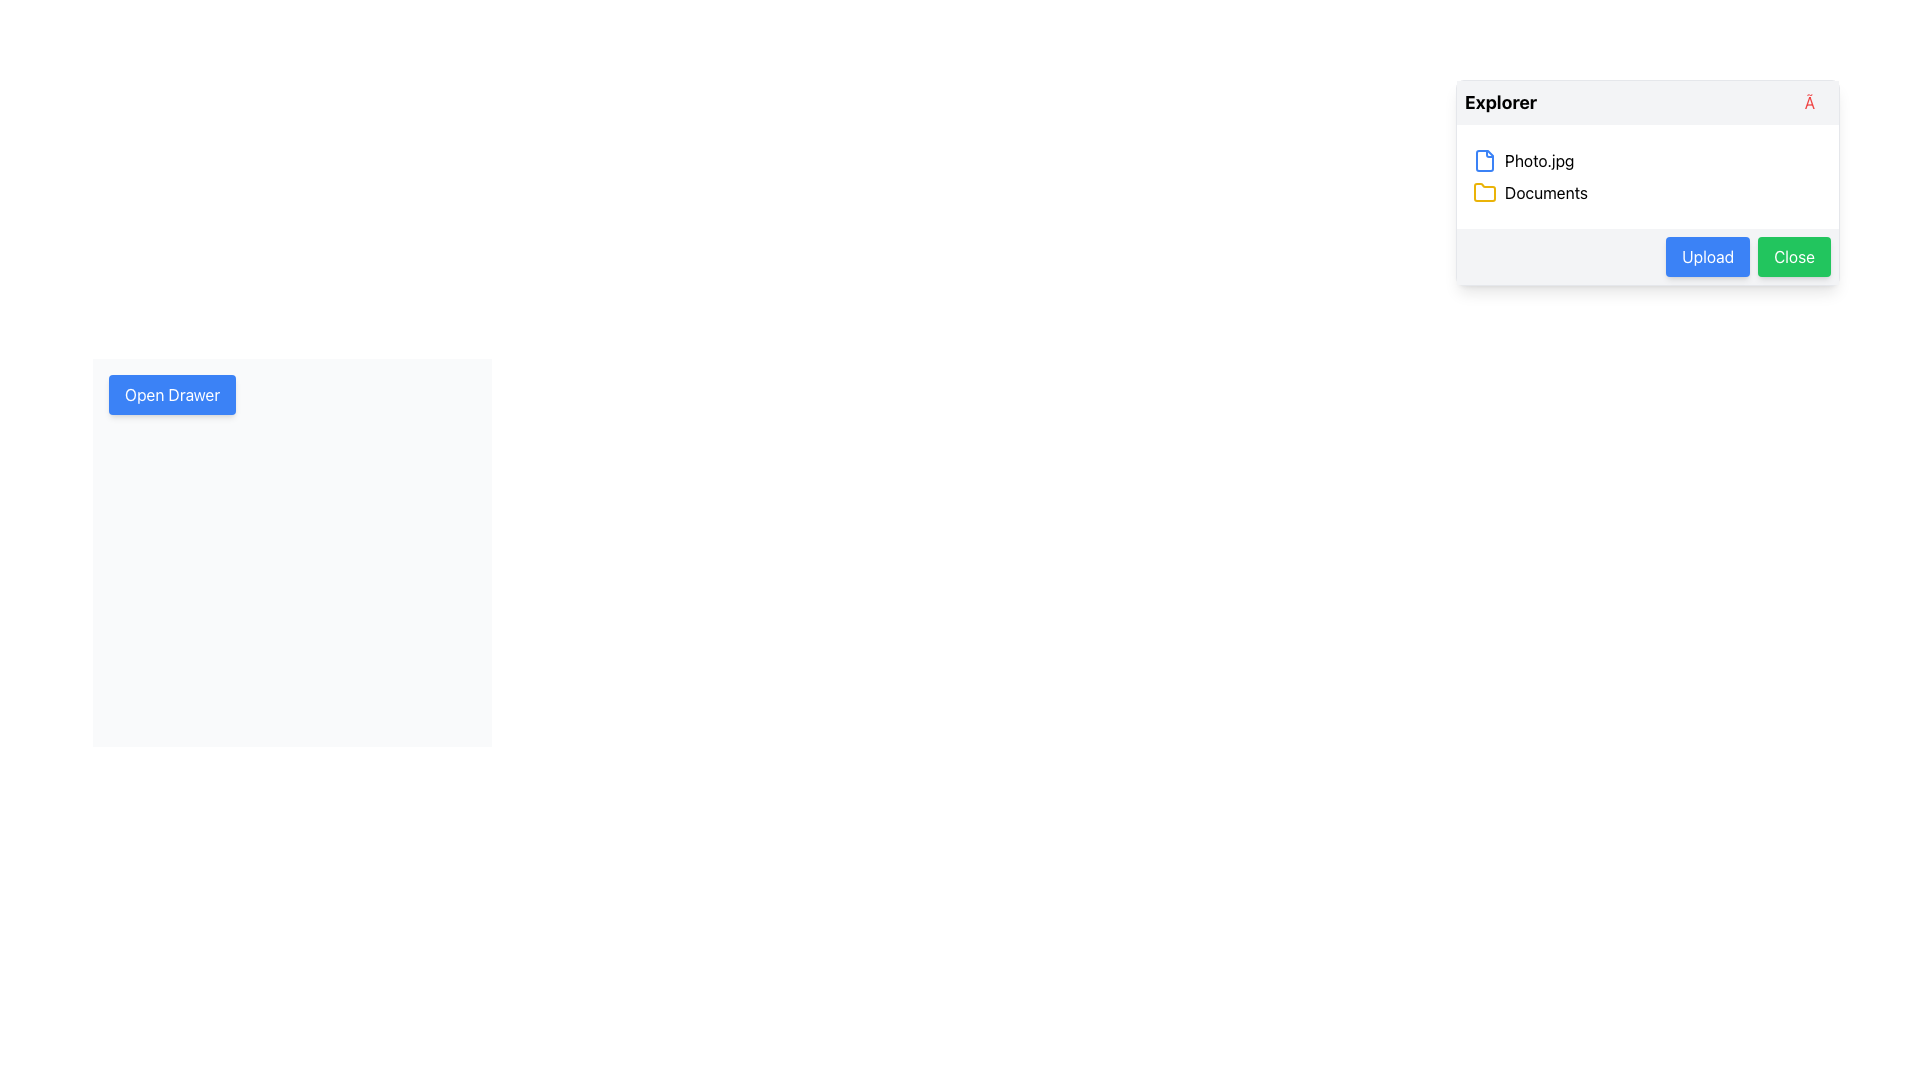  Describe the element at coordinates (1484, 192) in the screenshot. I see `the folder icon located in the 'Documents' section of the 'Explorer' panel` at that location.